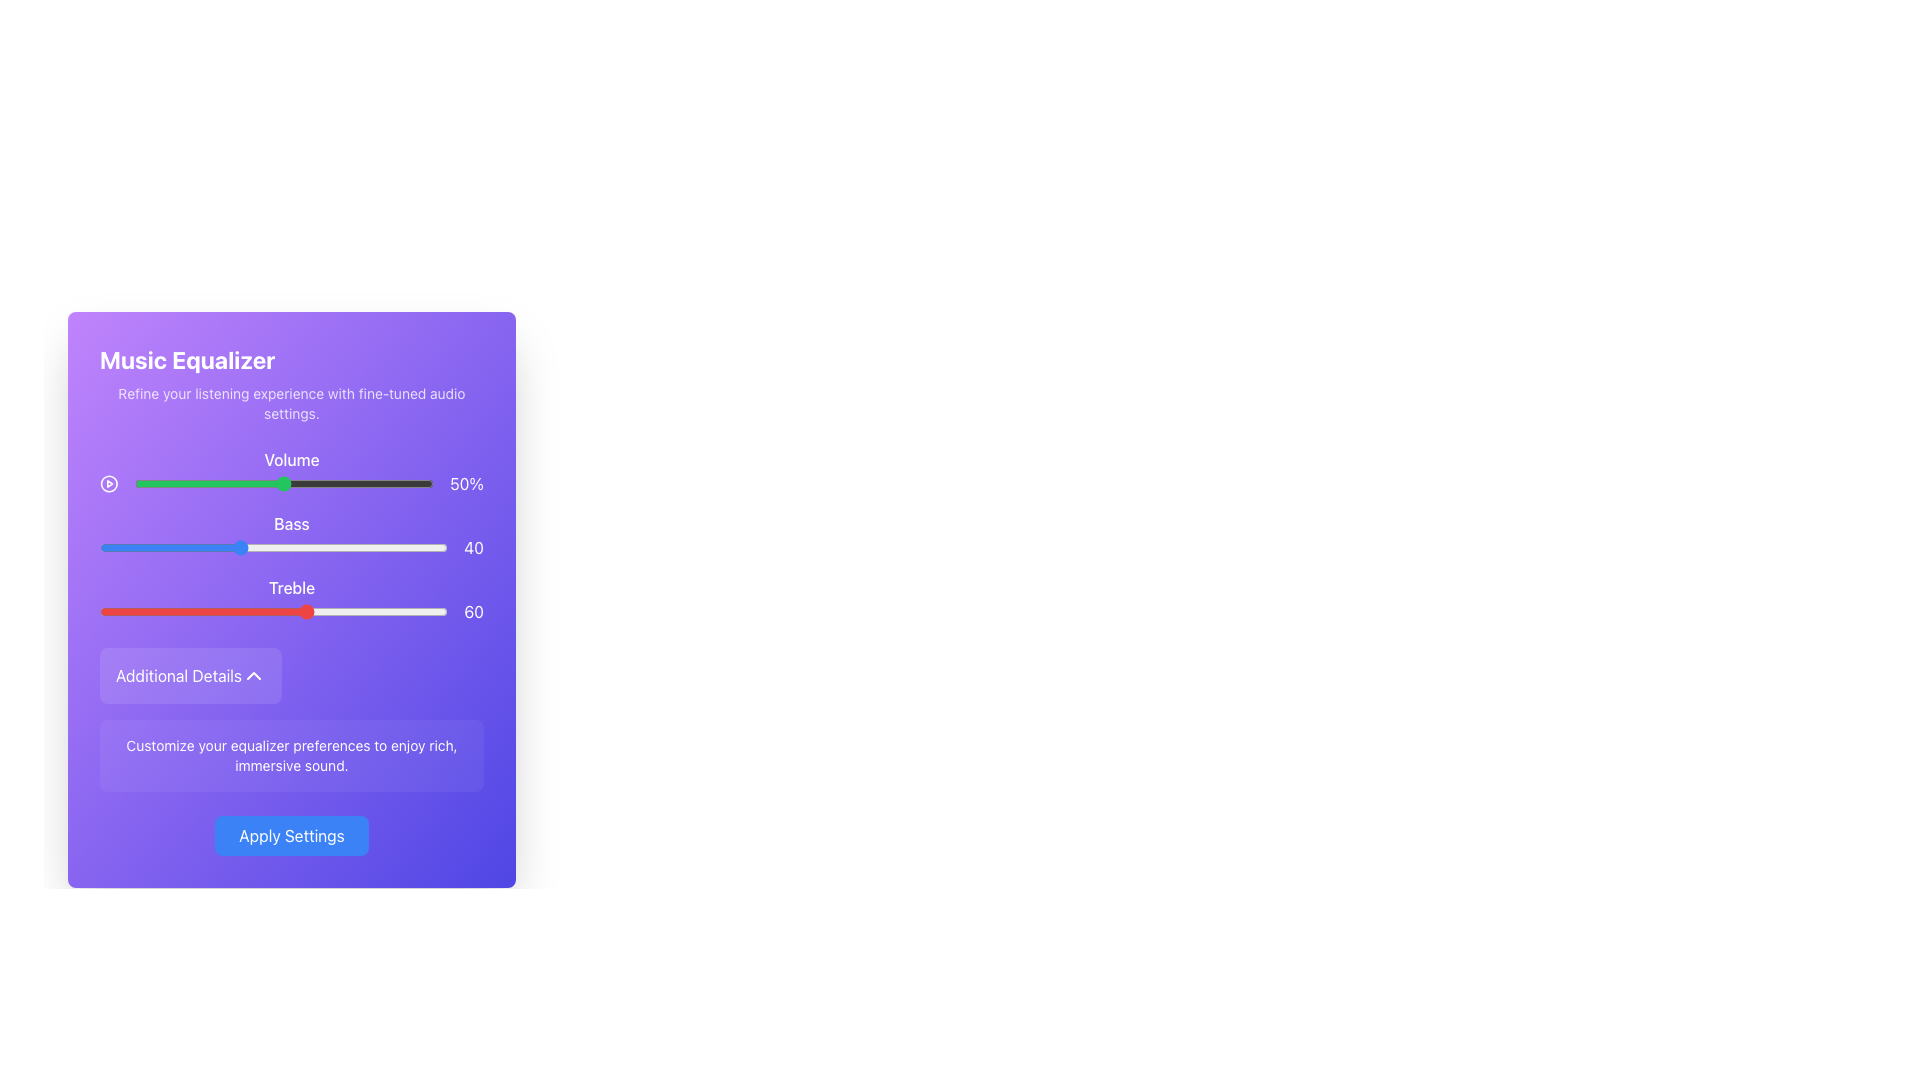 This screenshot has width=1920, height=1080. I want to click on the volume, so click(277, 483).